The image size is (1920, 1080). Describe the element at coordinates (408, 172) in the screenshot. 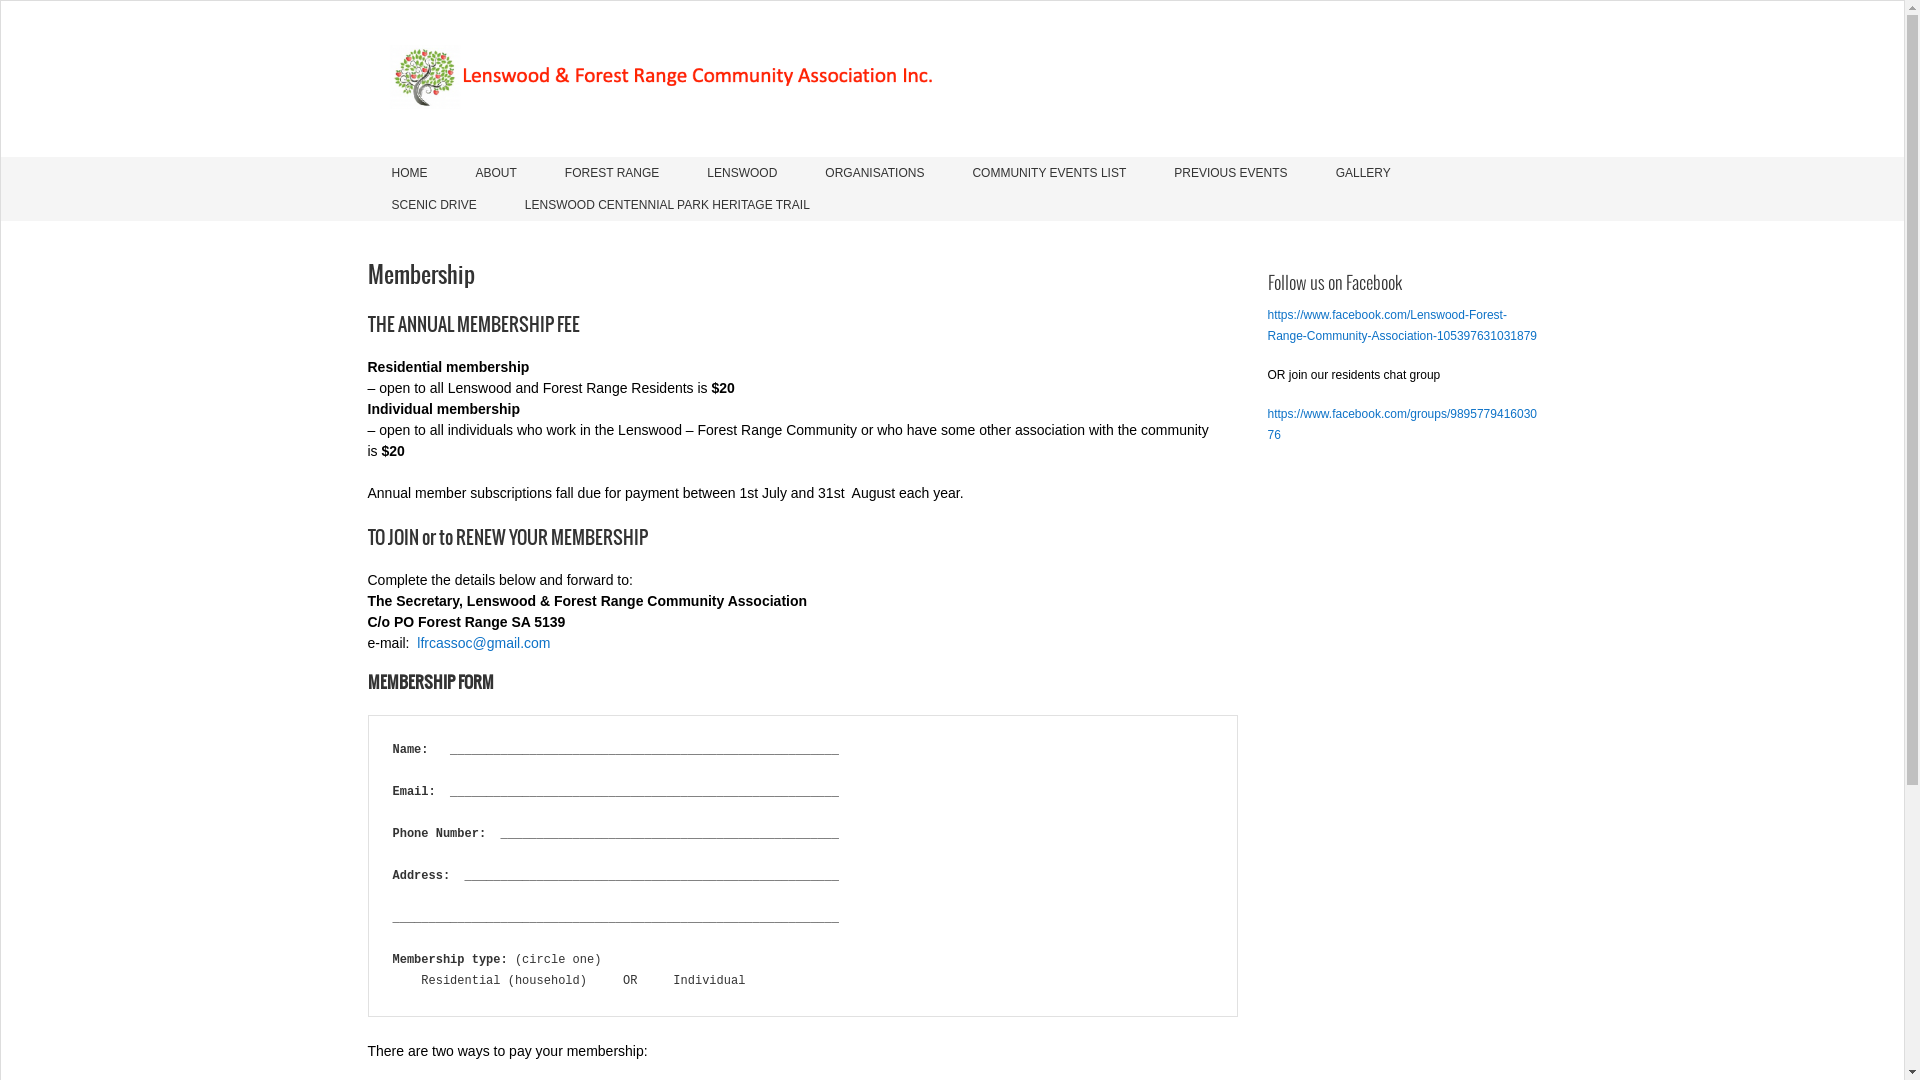

I see `'HOME'` at that location.